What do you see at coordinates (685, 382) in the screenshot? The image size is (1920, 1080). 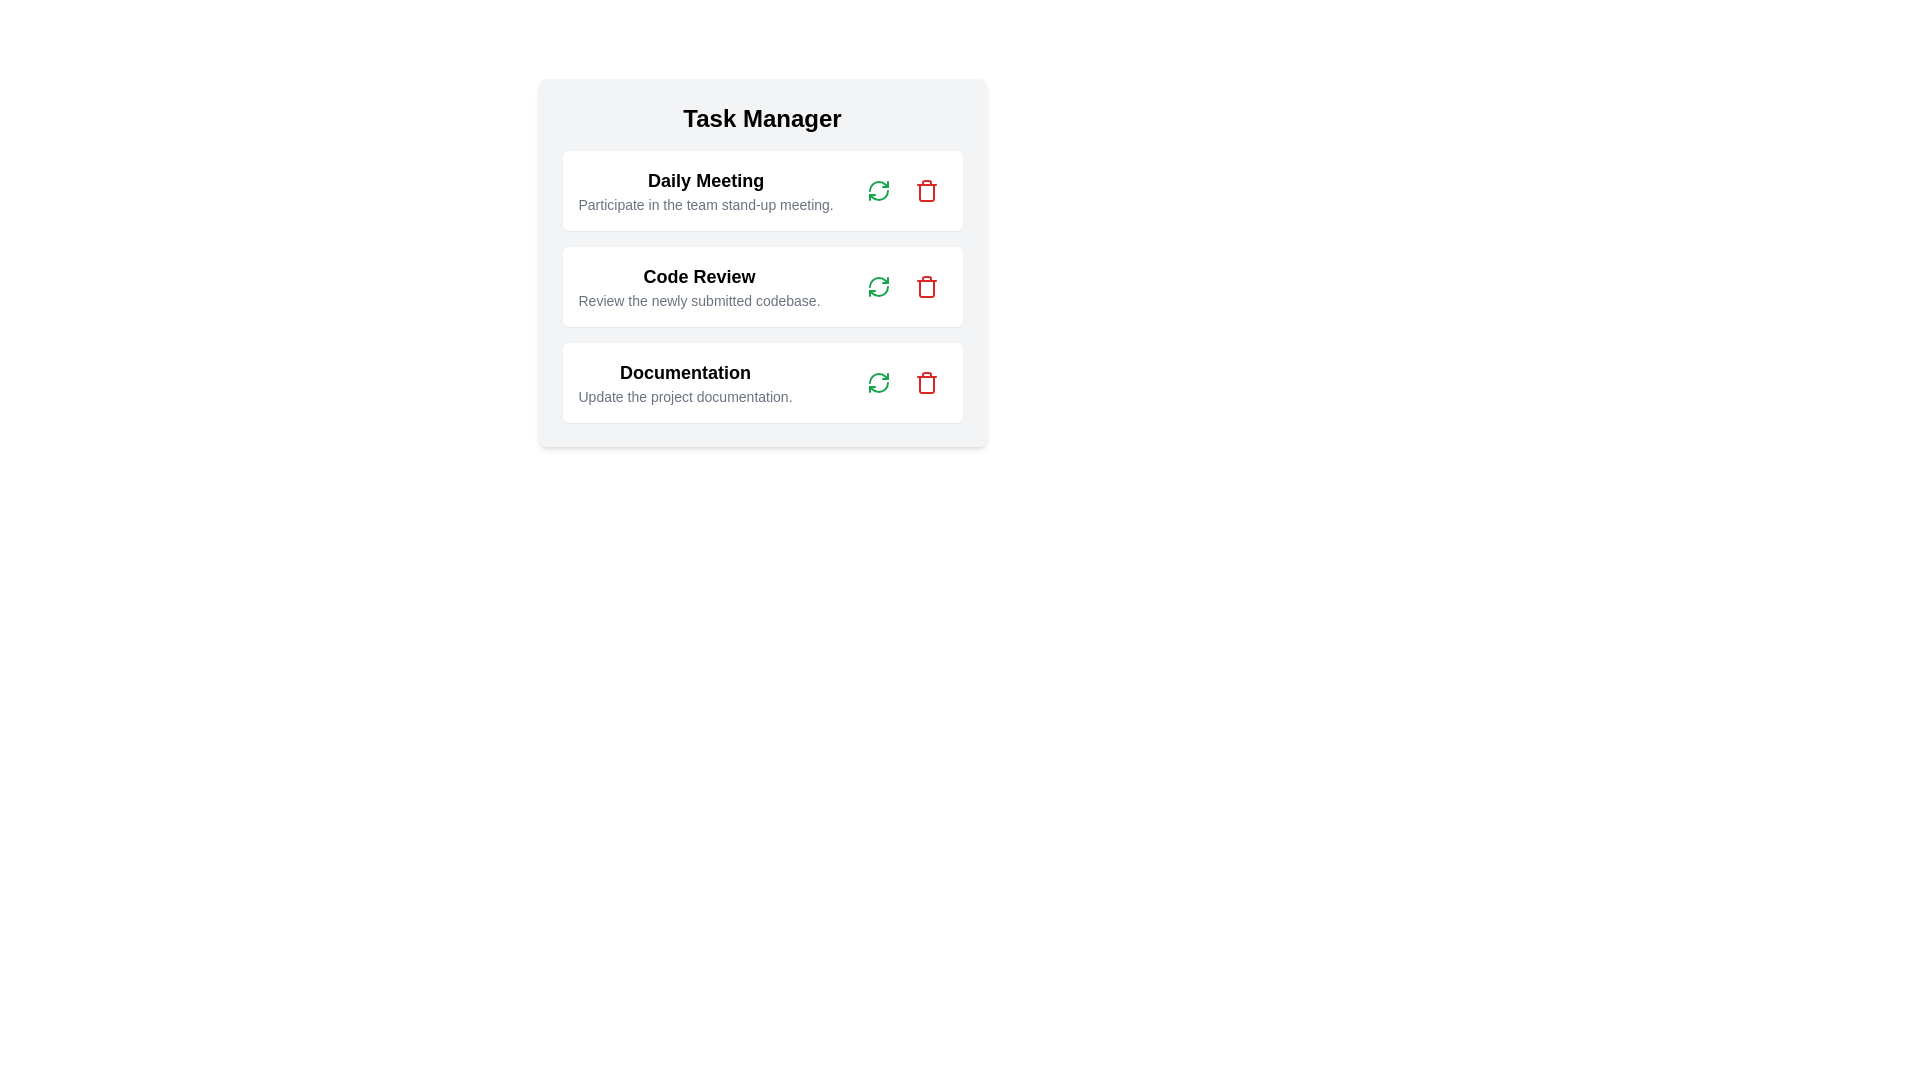 I see `the text block representing the task title and description within the task manager application` at bounding box center [685, 382].